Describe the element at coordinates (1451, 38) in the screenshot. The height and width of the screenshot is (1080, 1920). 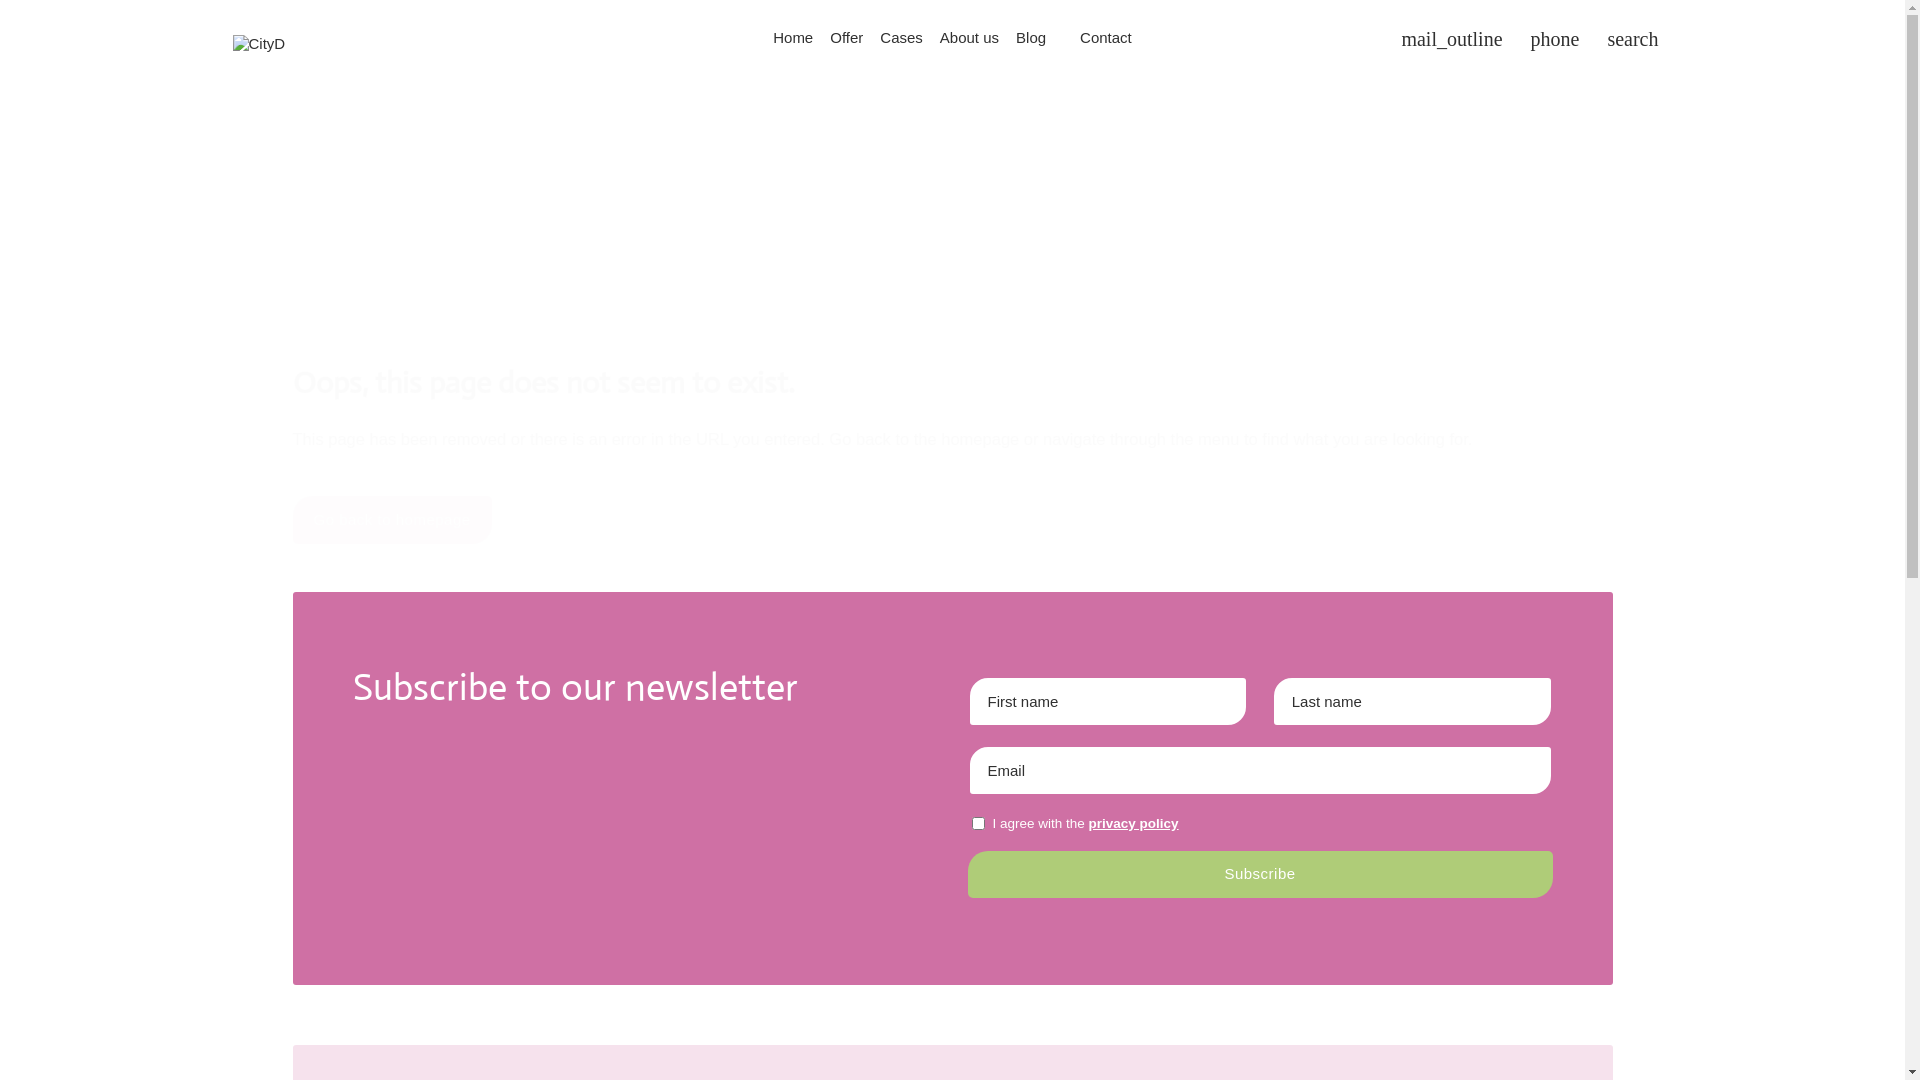
I see `'mail_outline'` at that location.